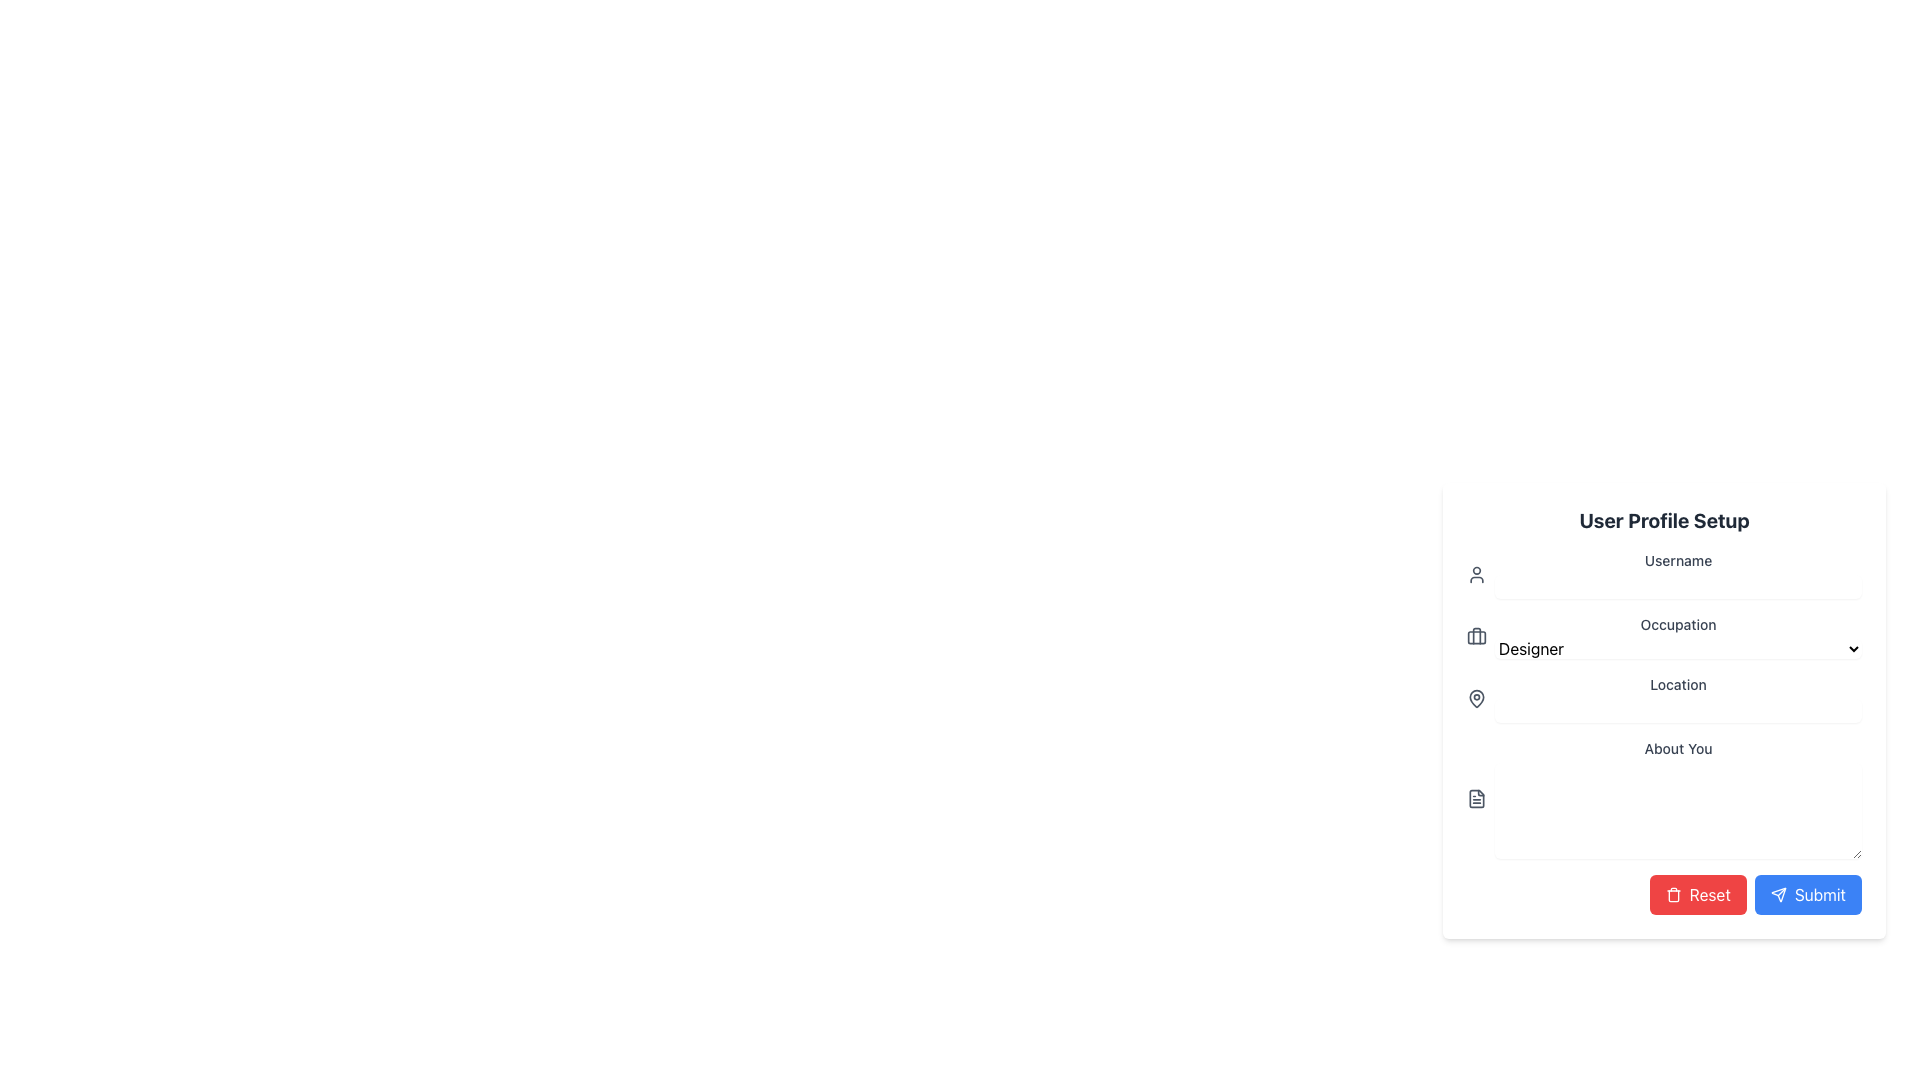  What do you see at coordinates (1708, 893) in the screenshot?
I see `the reset button located to the left of the blue 'Submit' button with a paper airplane icon` at bounding box center [1708, 893].